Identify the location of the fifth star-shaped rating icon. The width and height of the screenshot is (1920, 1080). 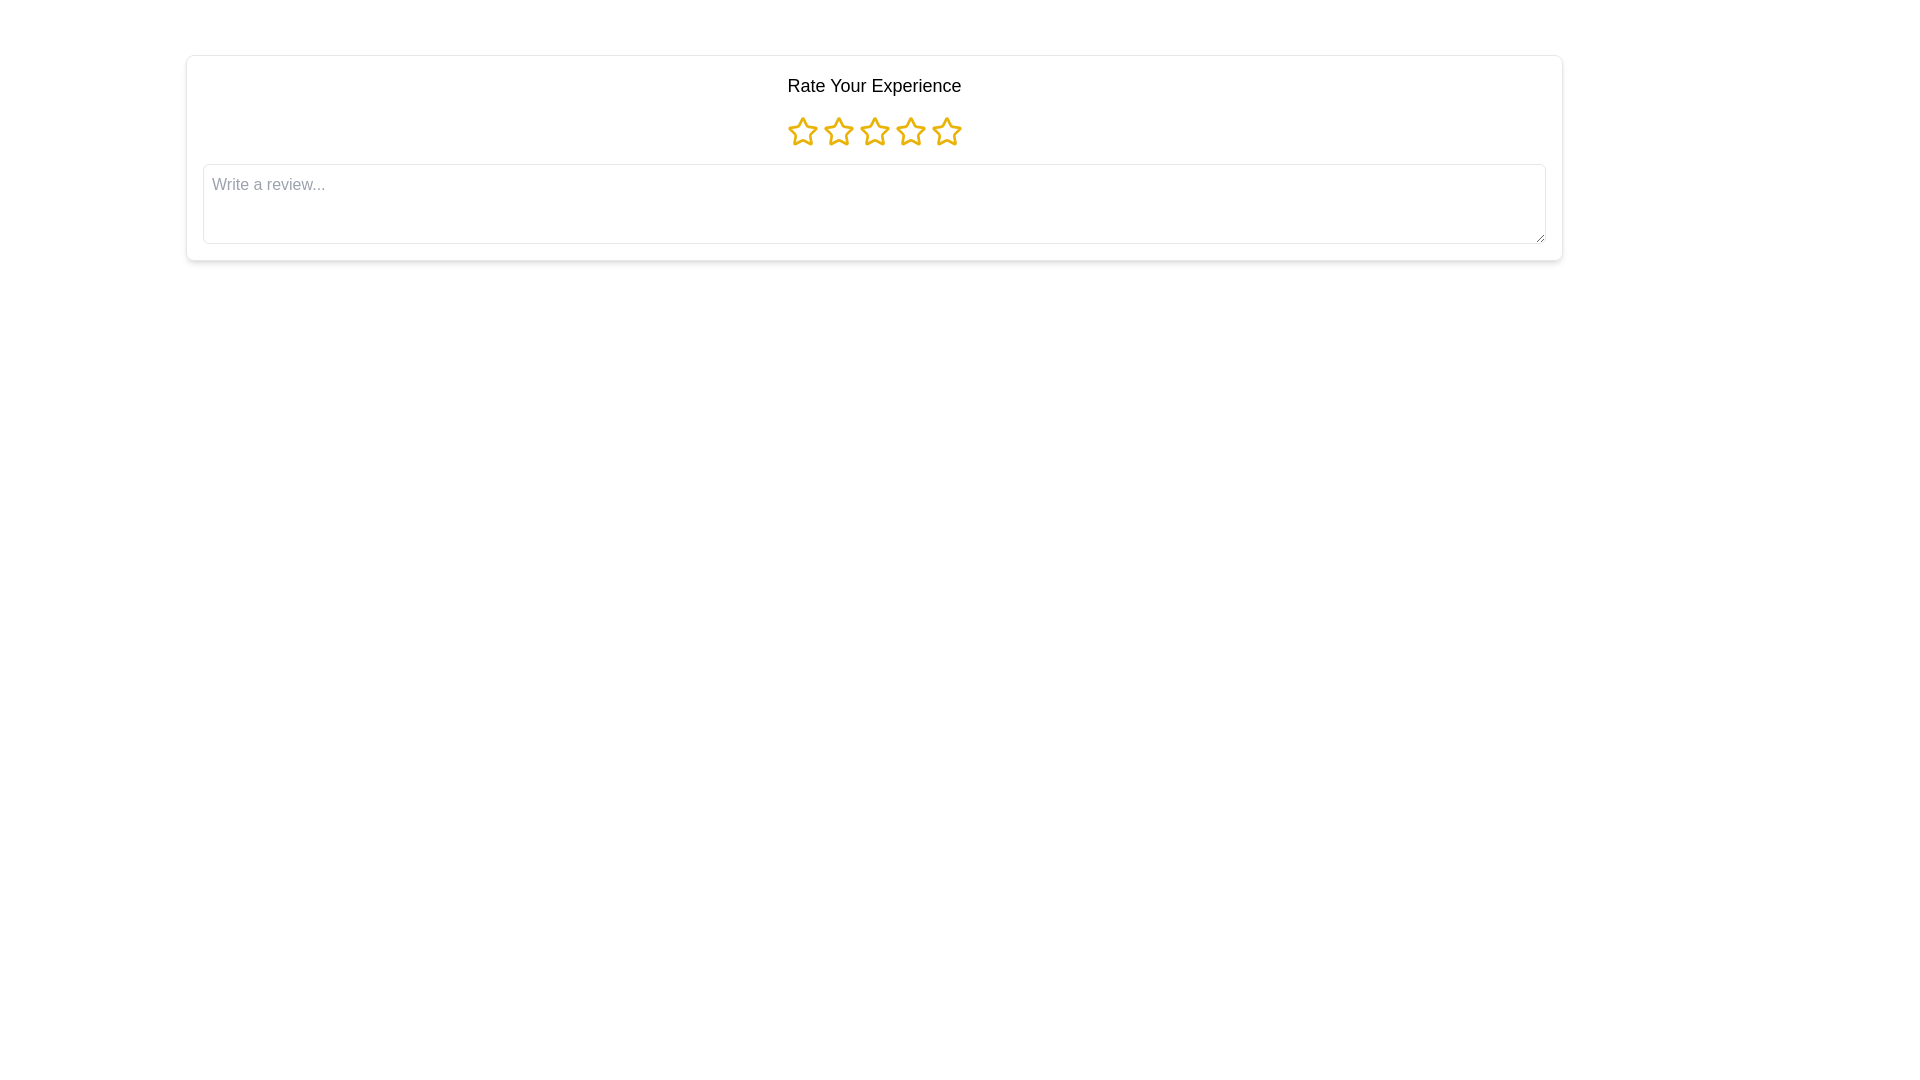
(944, 131).